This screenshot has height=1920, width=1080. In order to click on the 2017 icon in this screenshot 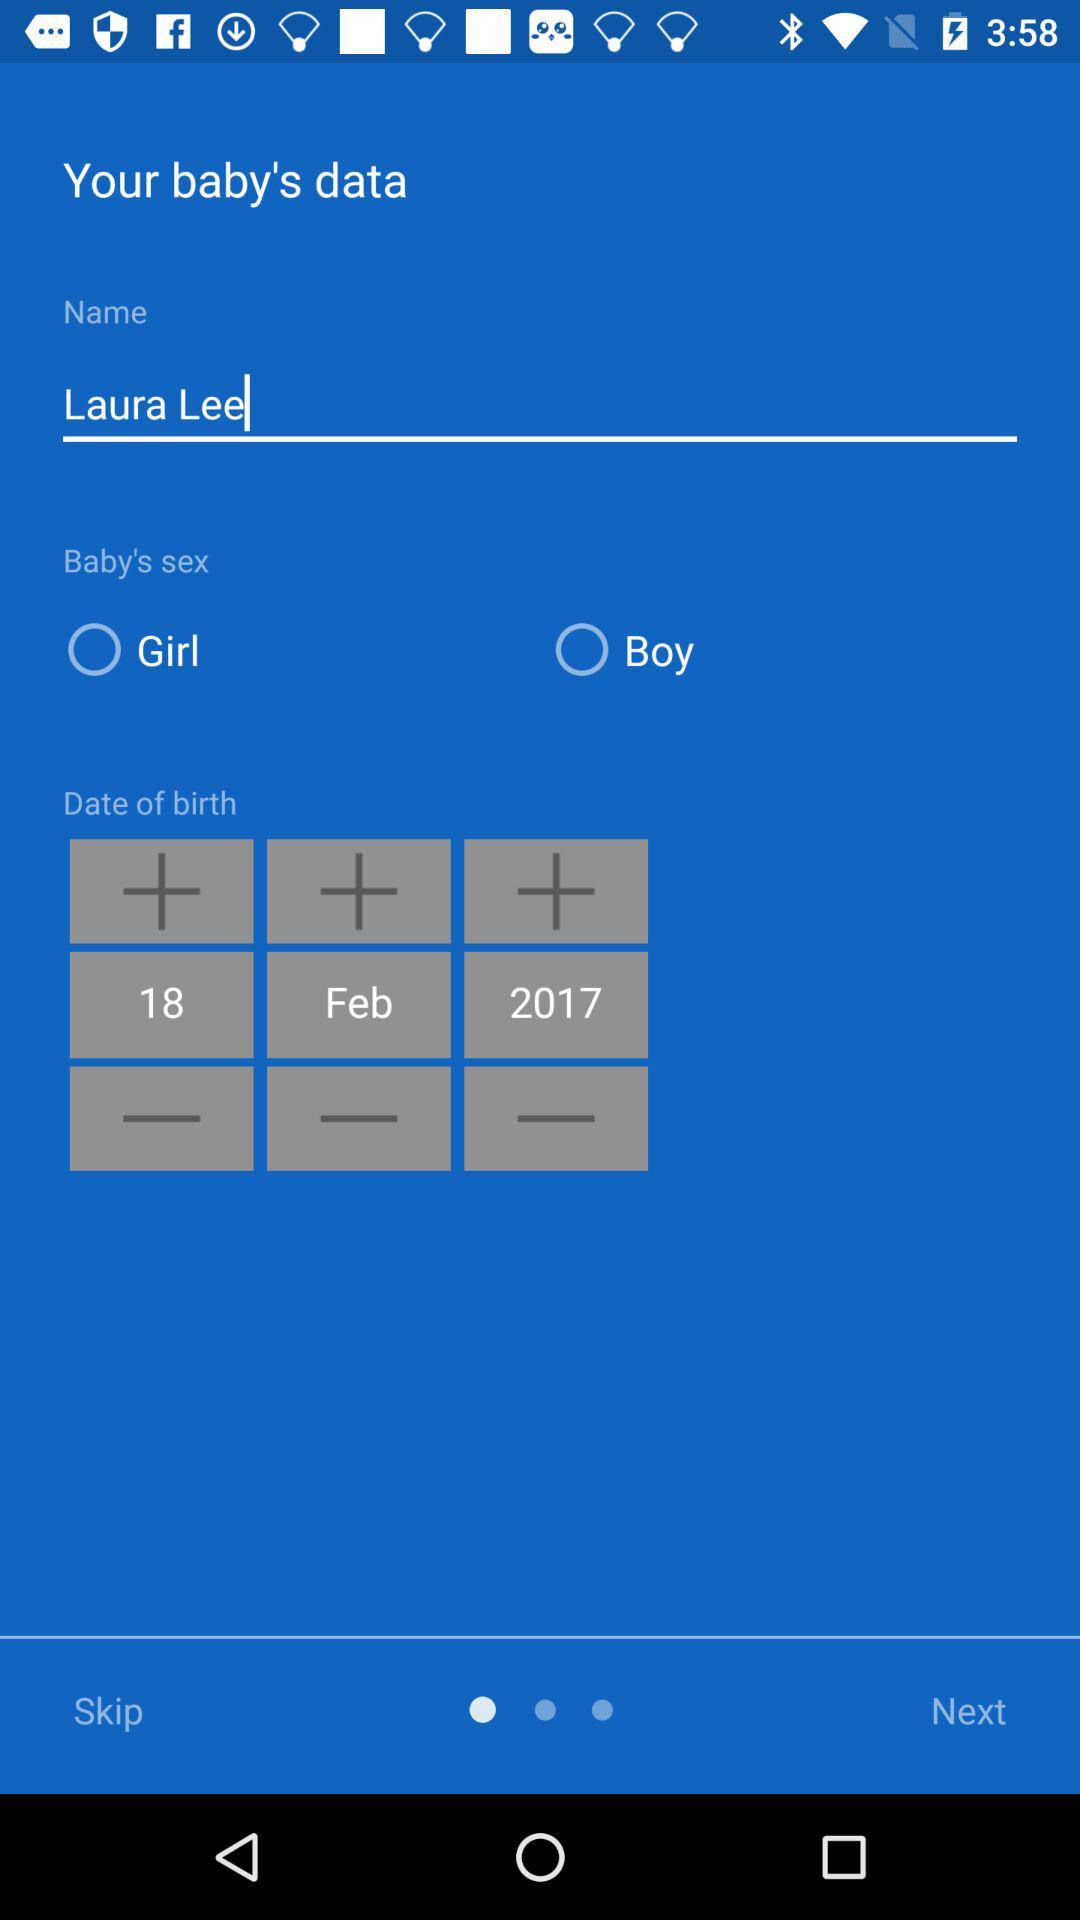, I will do `click(556, 1004)`.